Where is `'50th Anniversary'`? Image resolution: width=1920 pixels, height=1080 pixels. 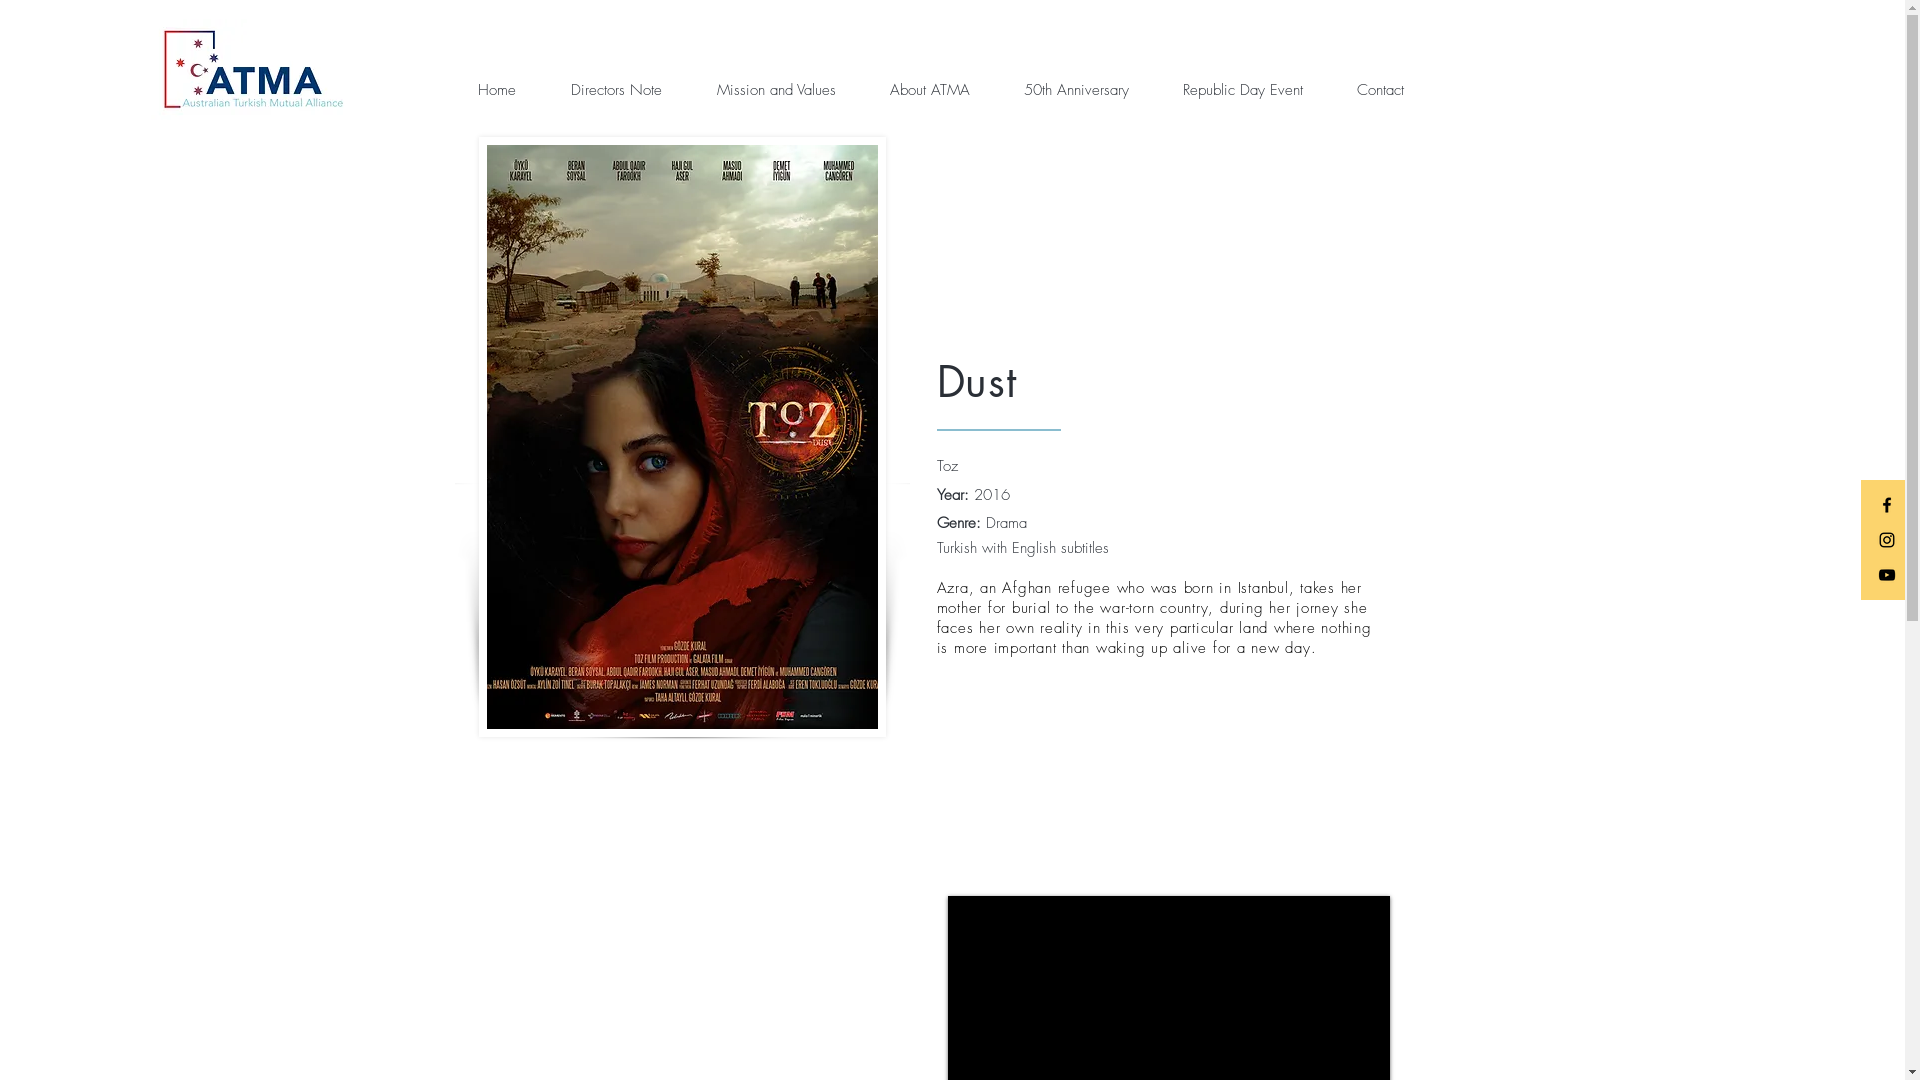 '50th Anniversary' is located at coordinates (1086, 88).